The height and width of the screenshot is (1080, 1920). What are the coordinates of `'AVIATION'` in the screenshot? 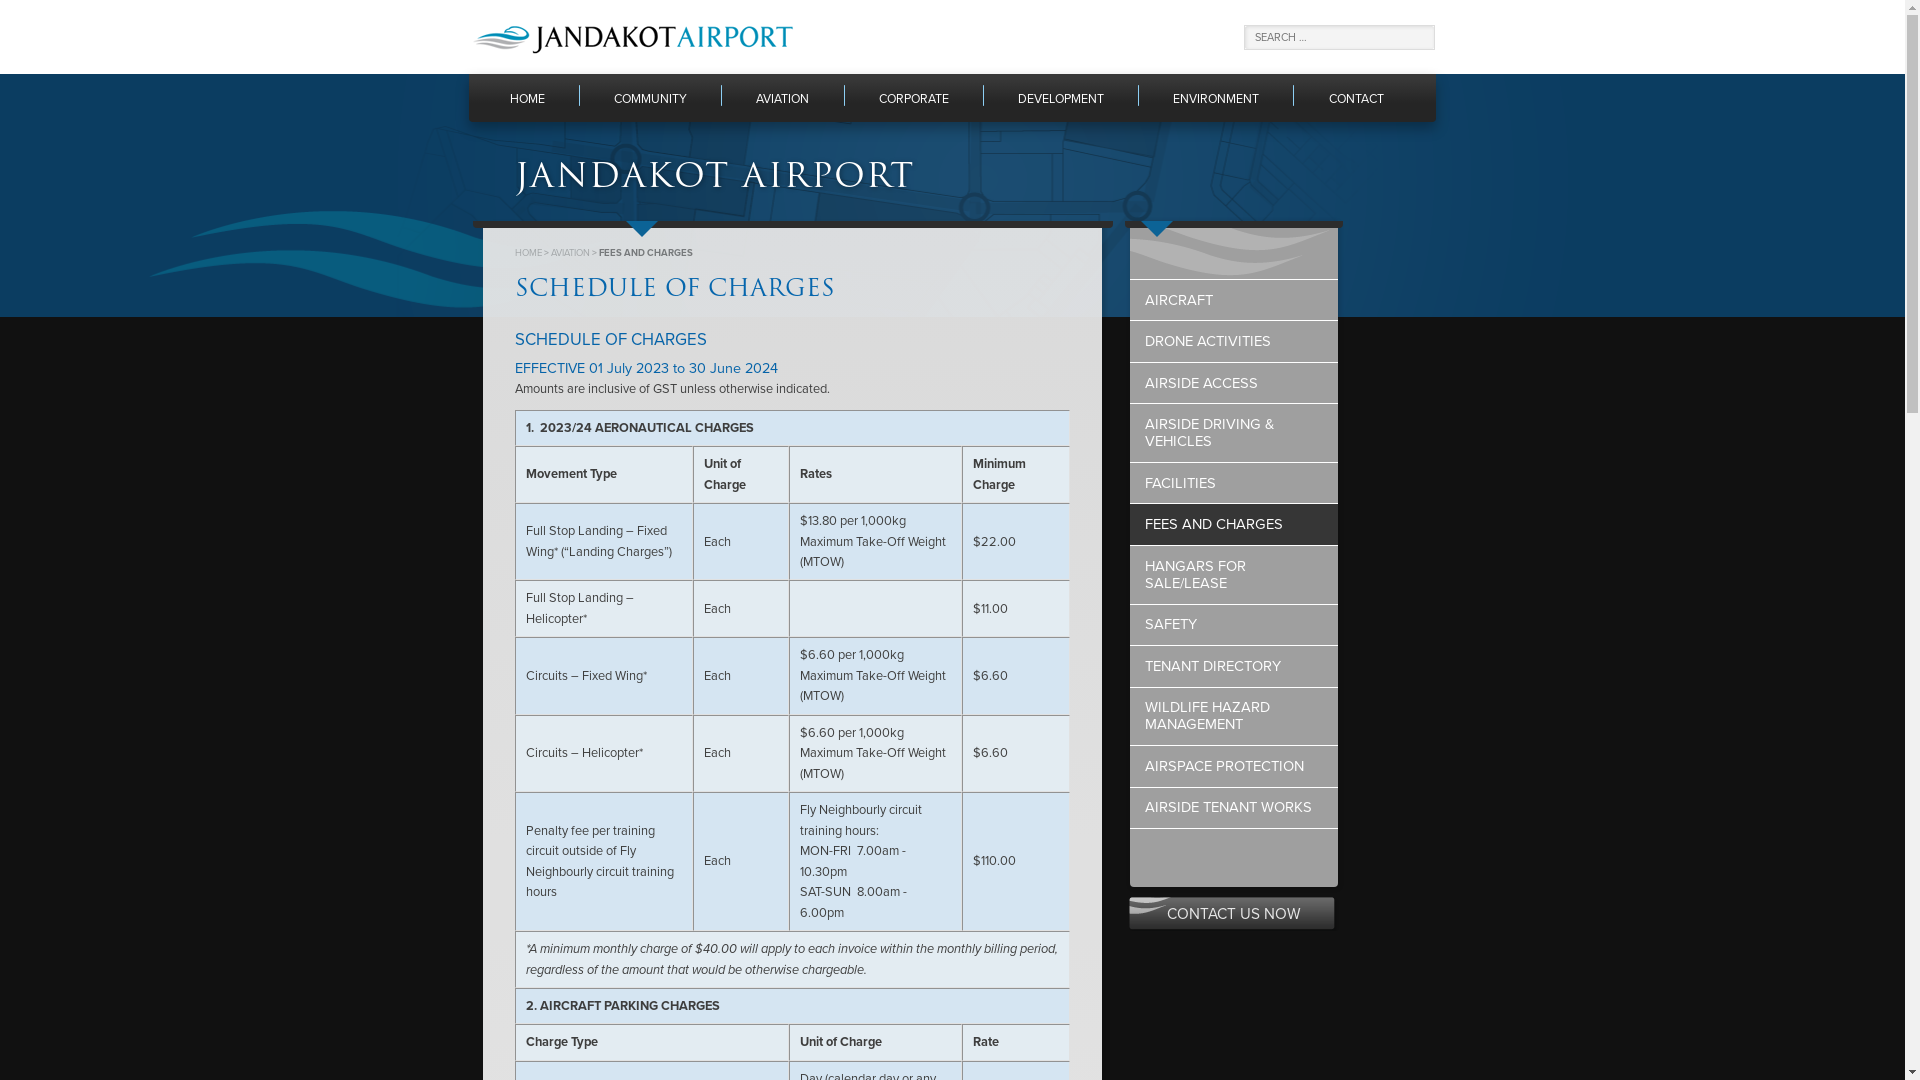 It's located at (569, 252).